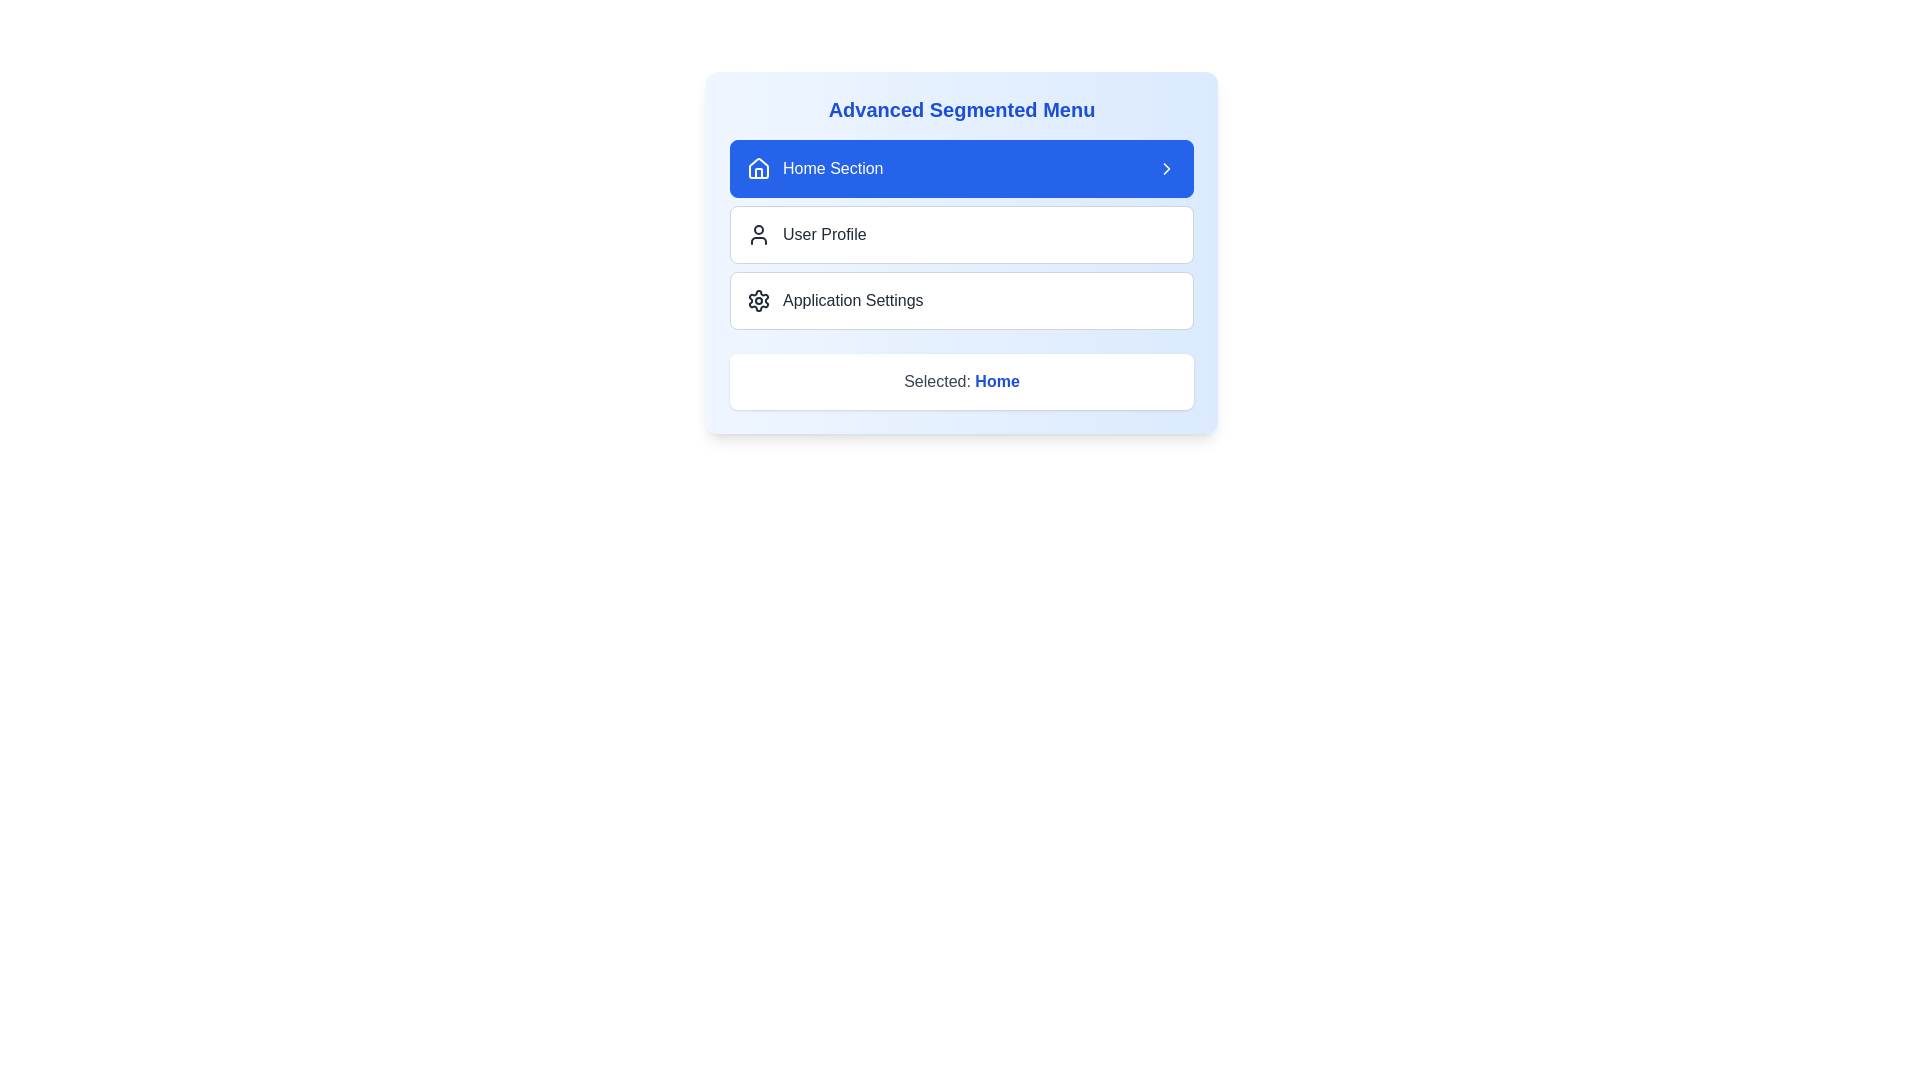 The height and width of the screenshot is (1080, 1920). What do you see at coordinates (833, 168) in the screenshot?
I see `the 'Home Section' text label that indicates the currently selected section of the menu, positioned to the right of a 'house' icon in the segmented menu interface` at bounding box center [833, 168].